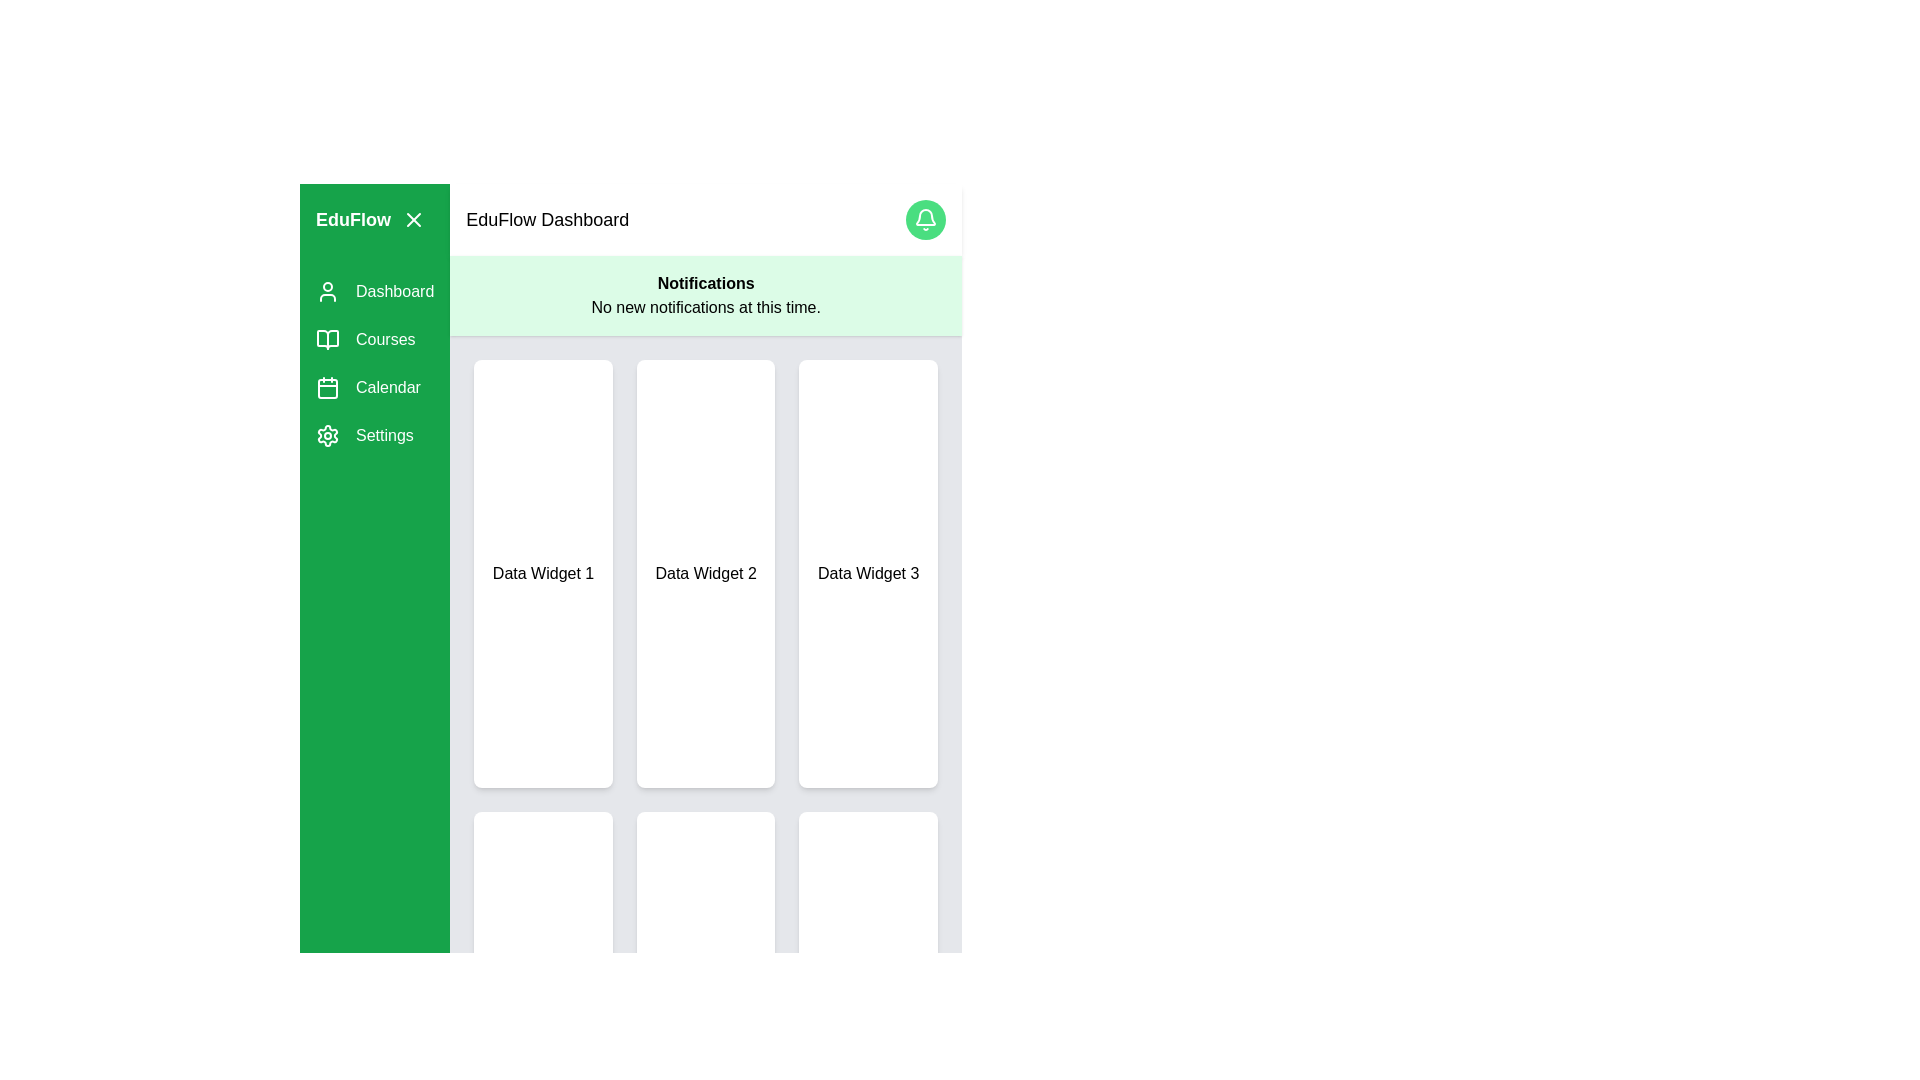 This screenshot has height=1080, width=1920. Describe the element at coordinates (327, 338) in the screenshot. I see `the open book icon in the sidebar navigation` at that location.